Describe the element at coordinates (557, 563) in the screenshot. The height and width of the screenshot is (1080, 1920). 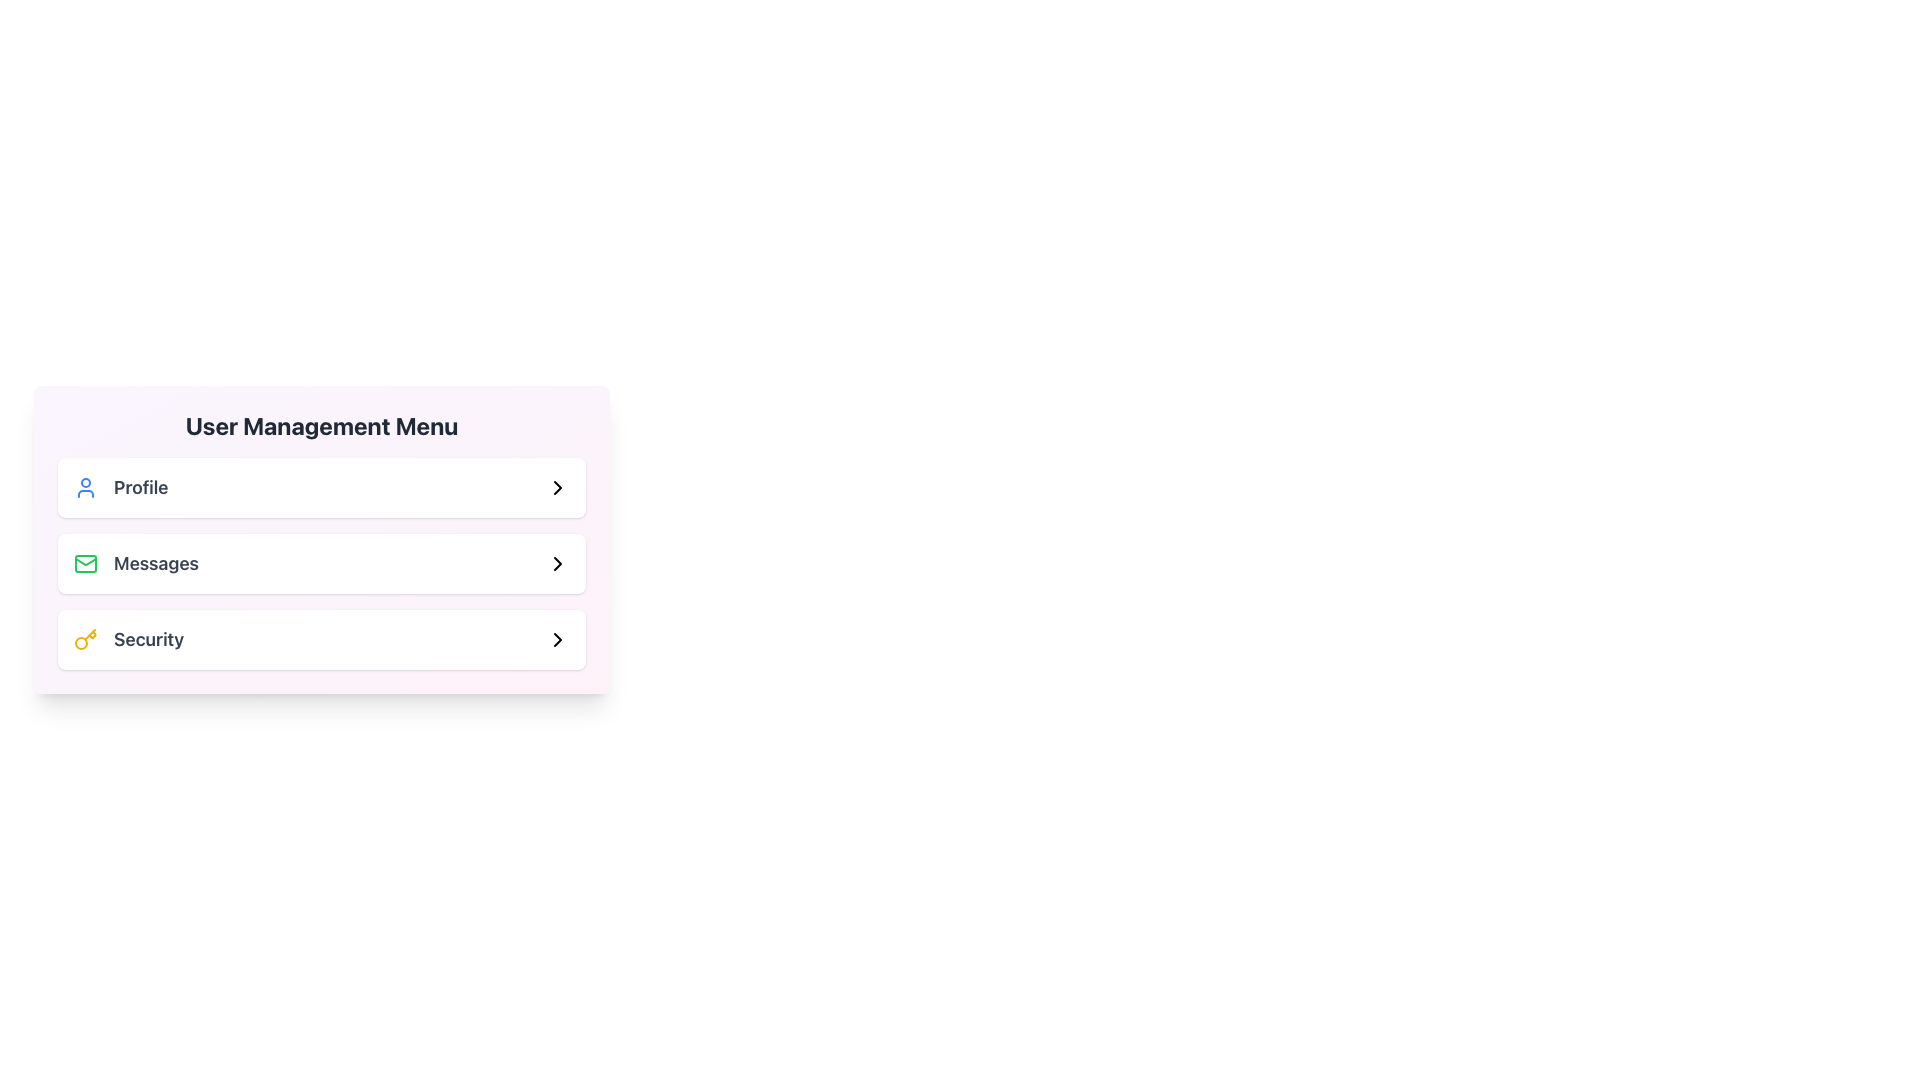
I see `the chevron icon on the far right side of the 'Messages' menu item in the 'User Management Menu' interface` at that location.